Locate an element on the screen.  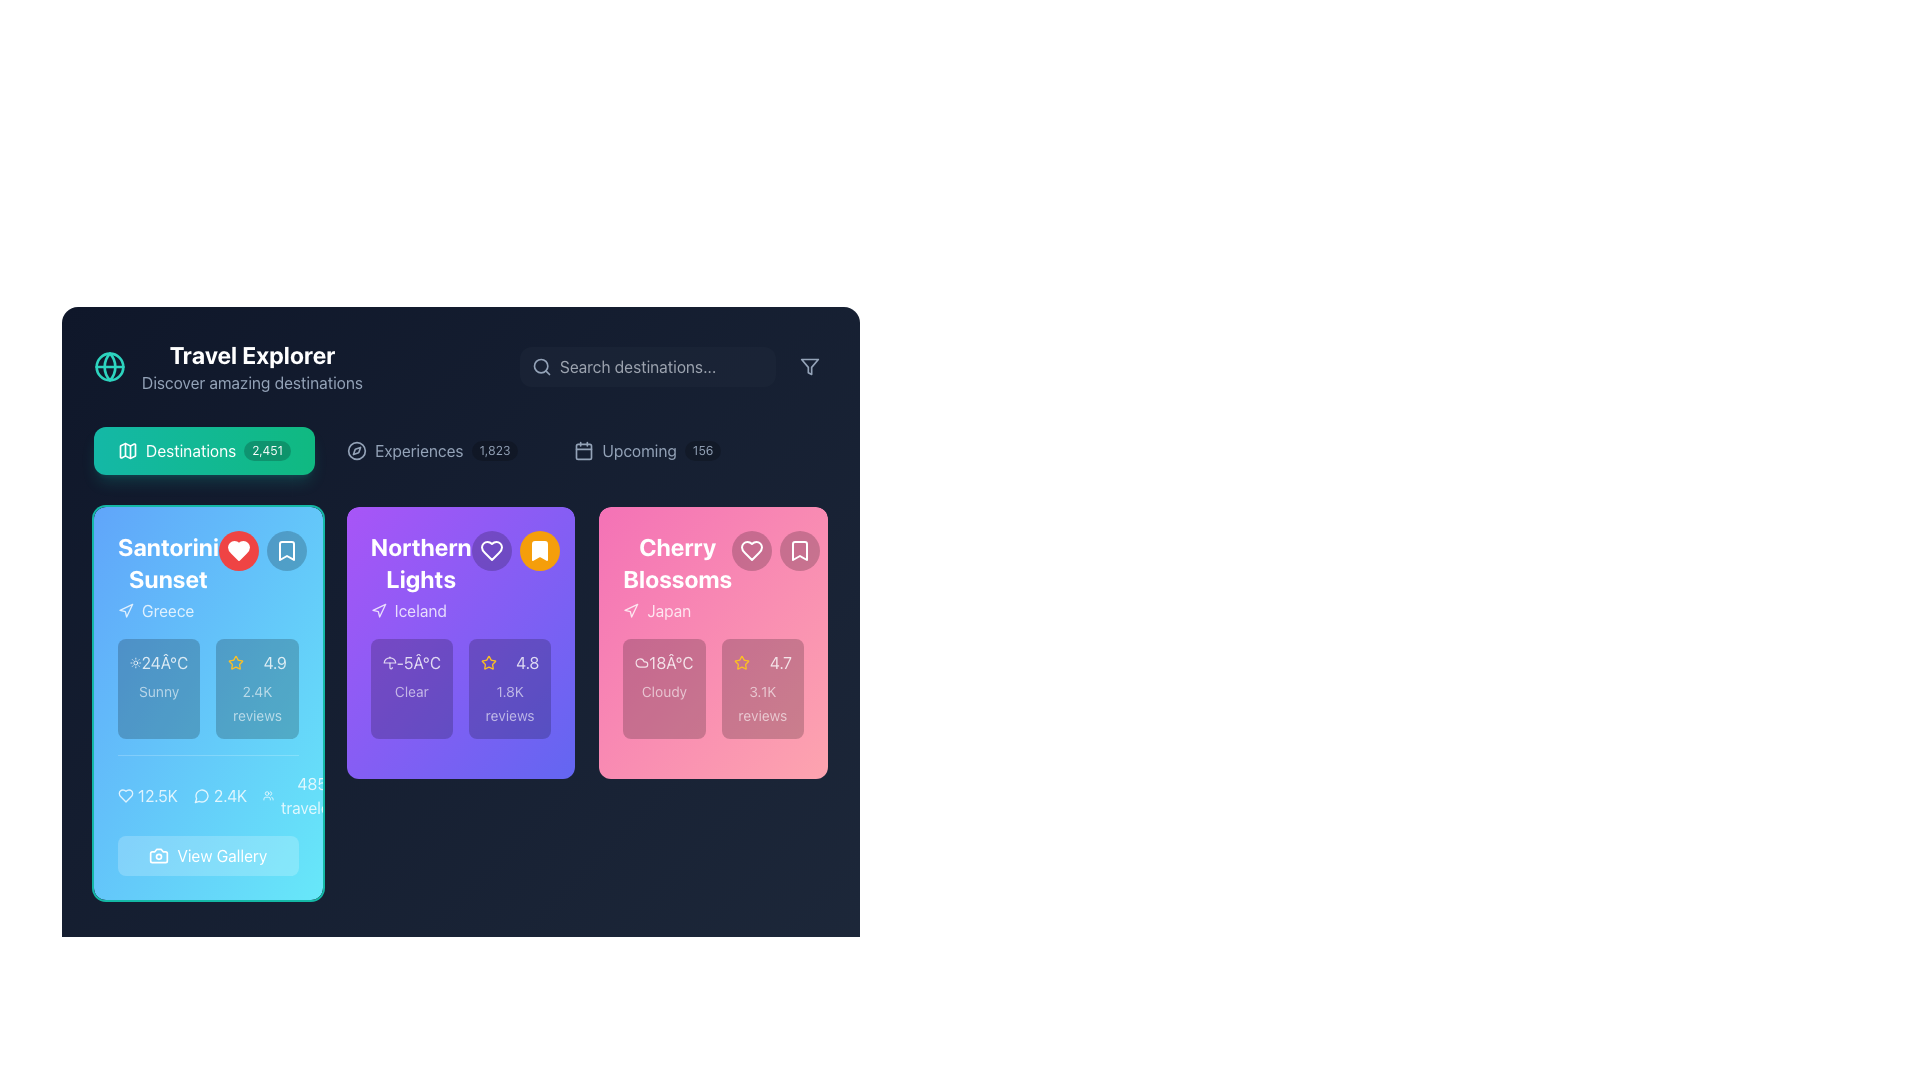
the Text label representing the rating value located to the right of the golden star icon within the 'Northern Lights' card is located at coordinates (527, 663).